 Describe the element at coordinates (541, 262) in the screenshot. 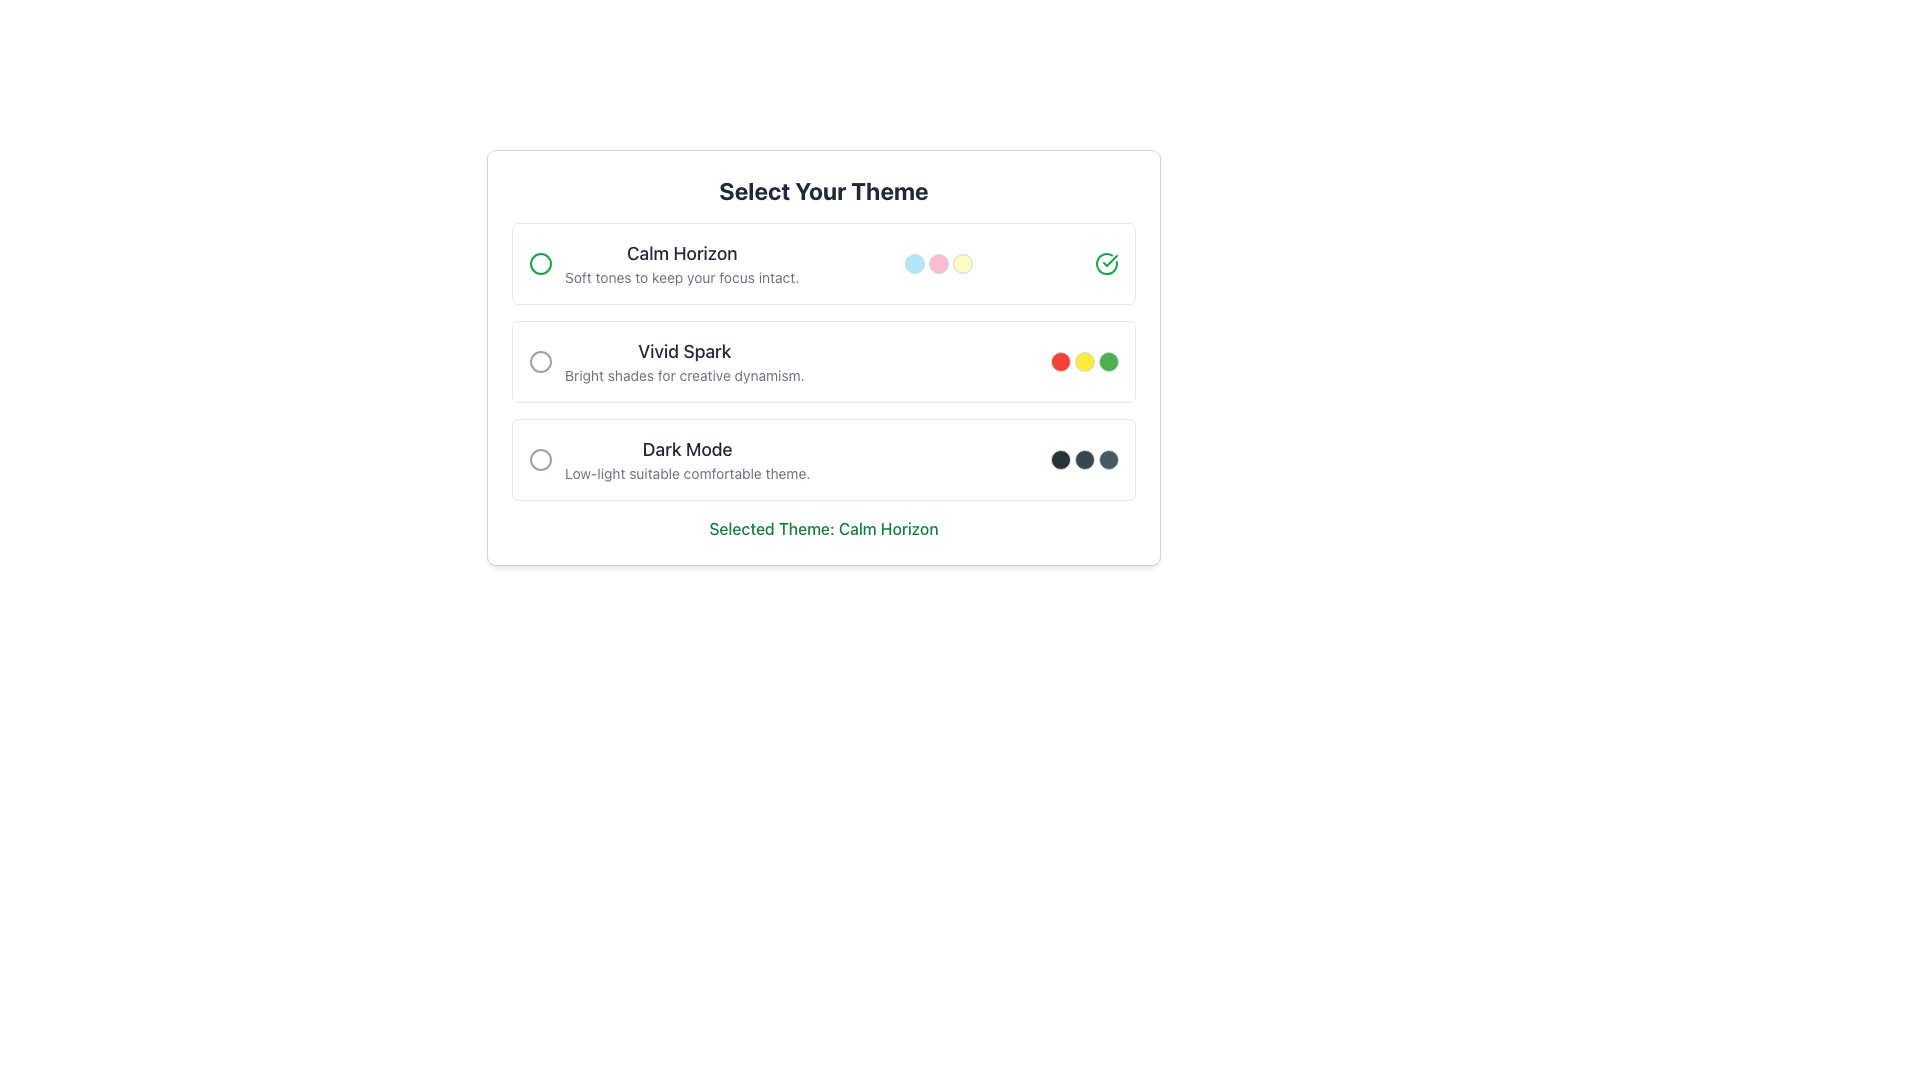

I see `the SVG circle decorative component located to the left of the 'Calm Horizon' theme label in the theme selection panel` at that location.